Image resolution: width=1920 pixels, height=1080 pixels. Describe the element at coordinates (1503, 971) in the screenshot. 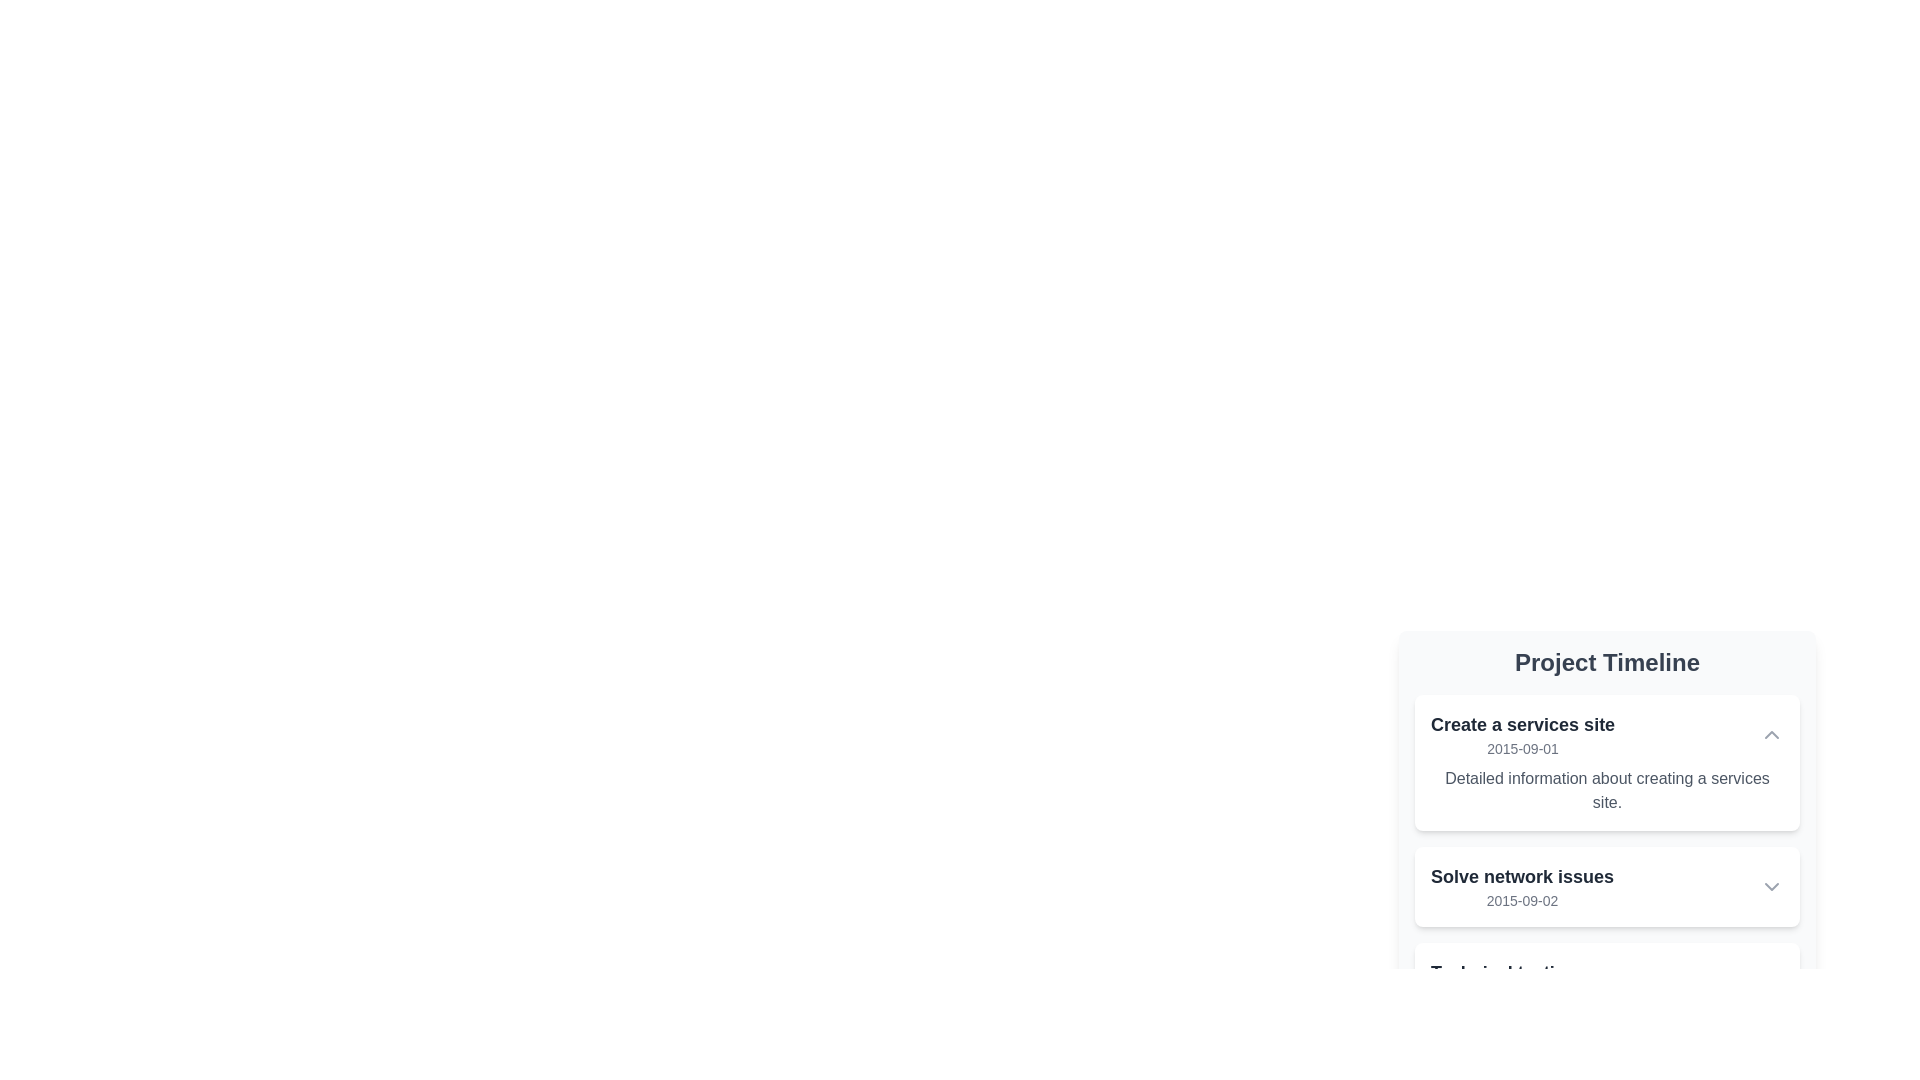

I see `the text 'Technical testing' displayed in bold within the Text Label located in the lower area of the 'Project Timeline' section` at that location.